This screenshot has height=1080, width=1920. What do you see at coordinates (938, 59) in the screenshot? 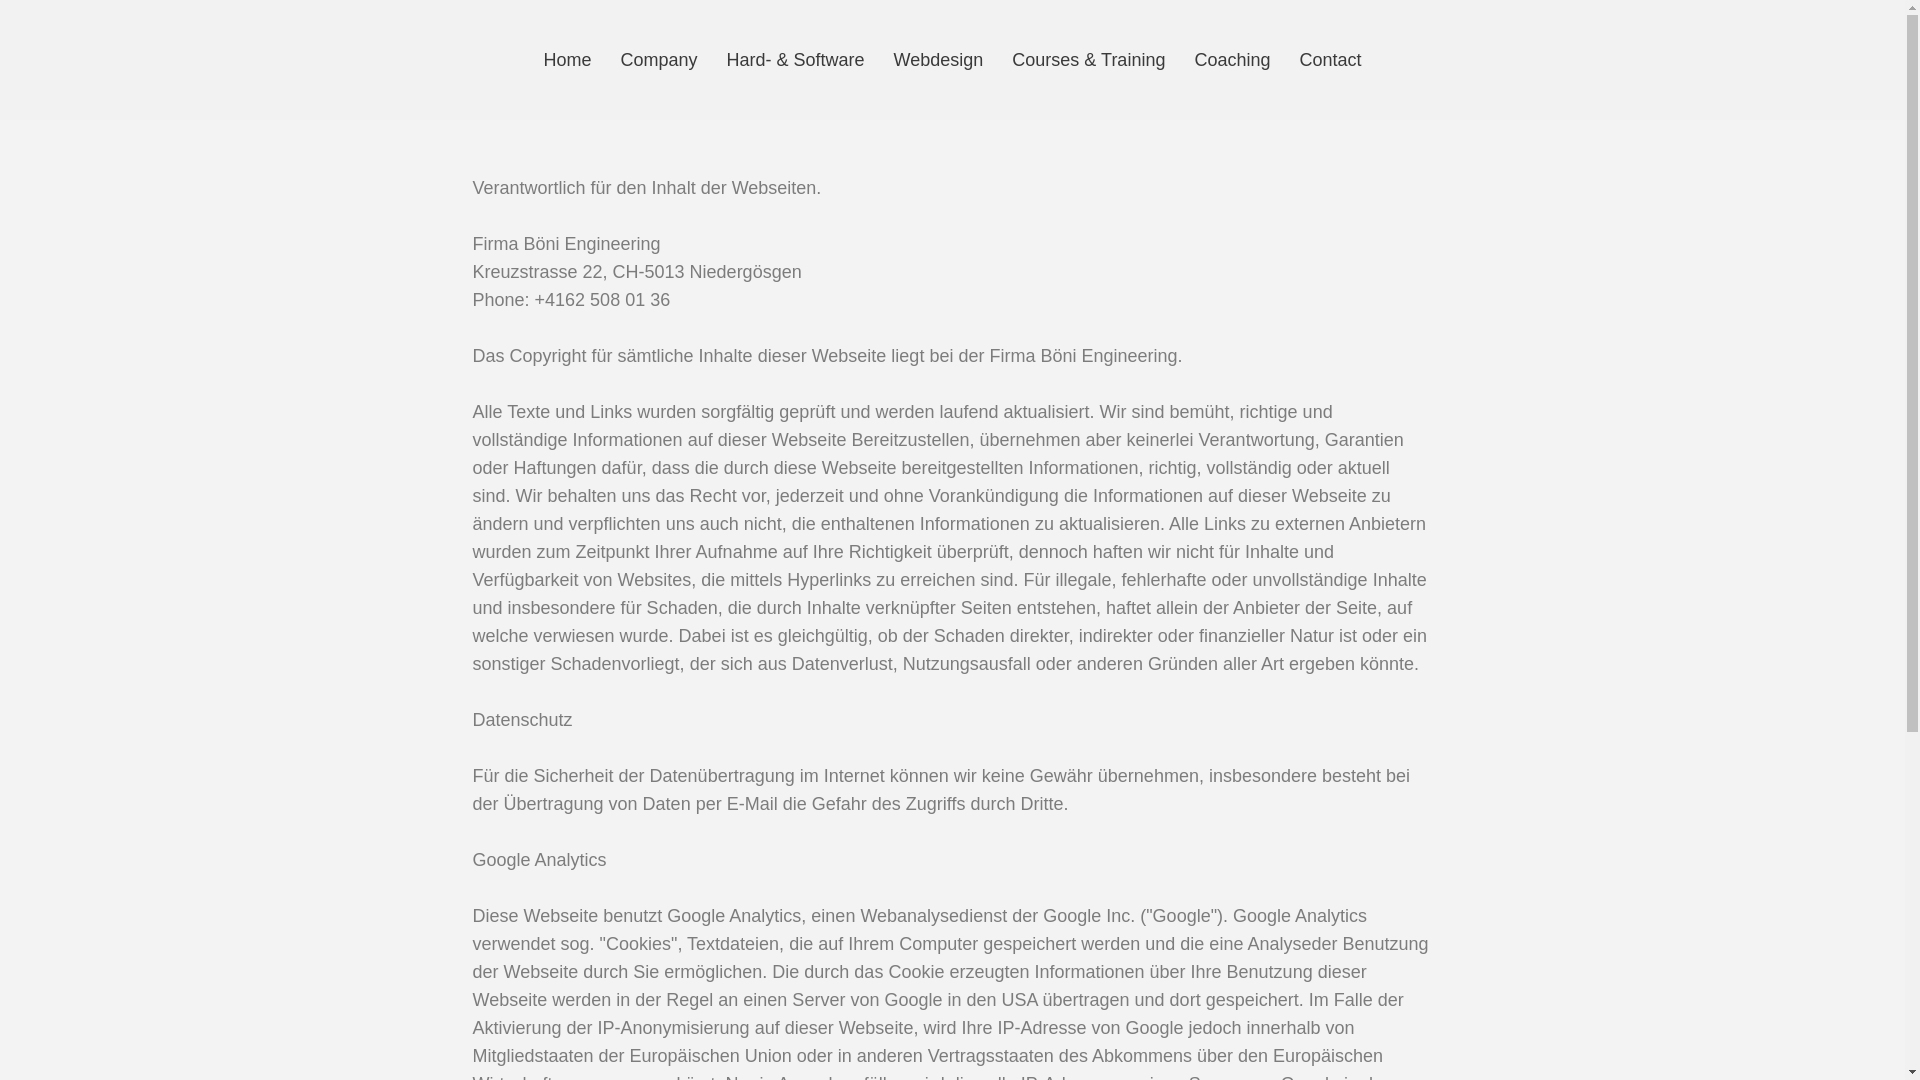
I see `'Webdesign'` at bounding box center [938, 59].